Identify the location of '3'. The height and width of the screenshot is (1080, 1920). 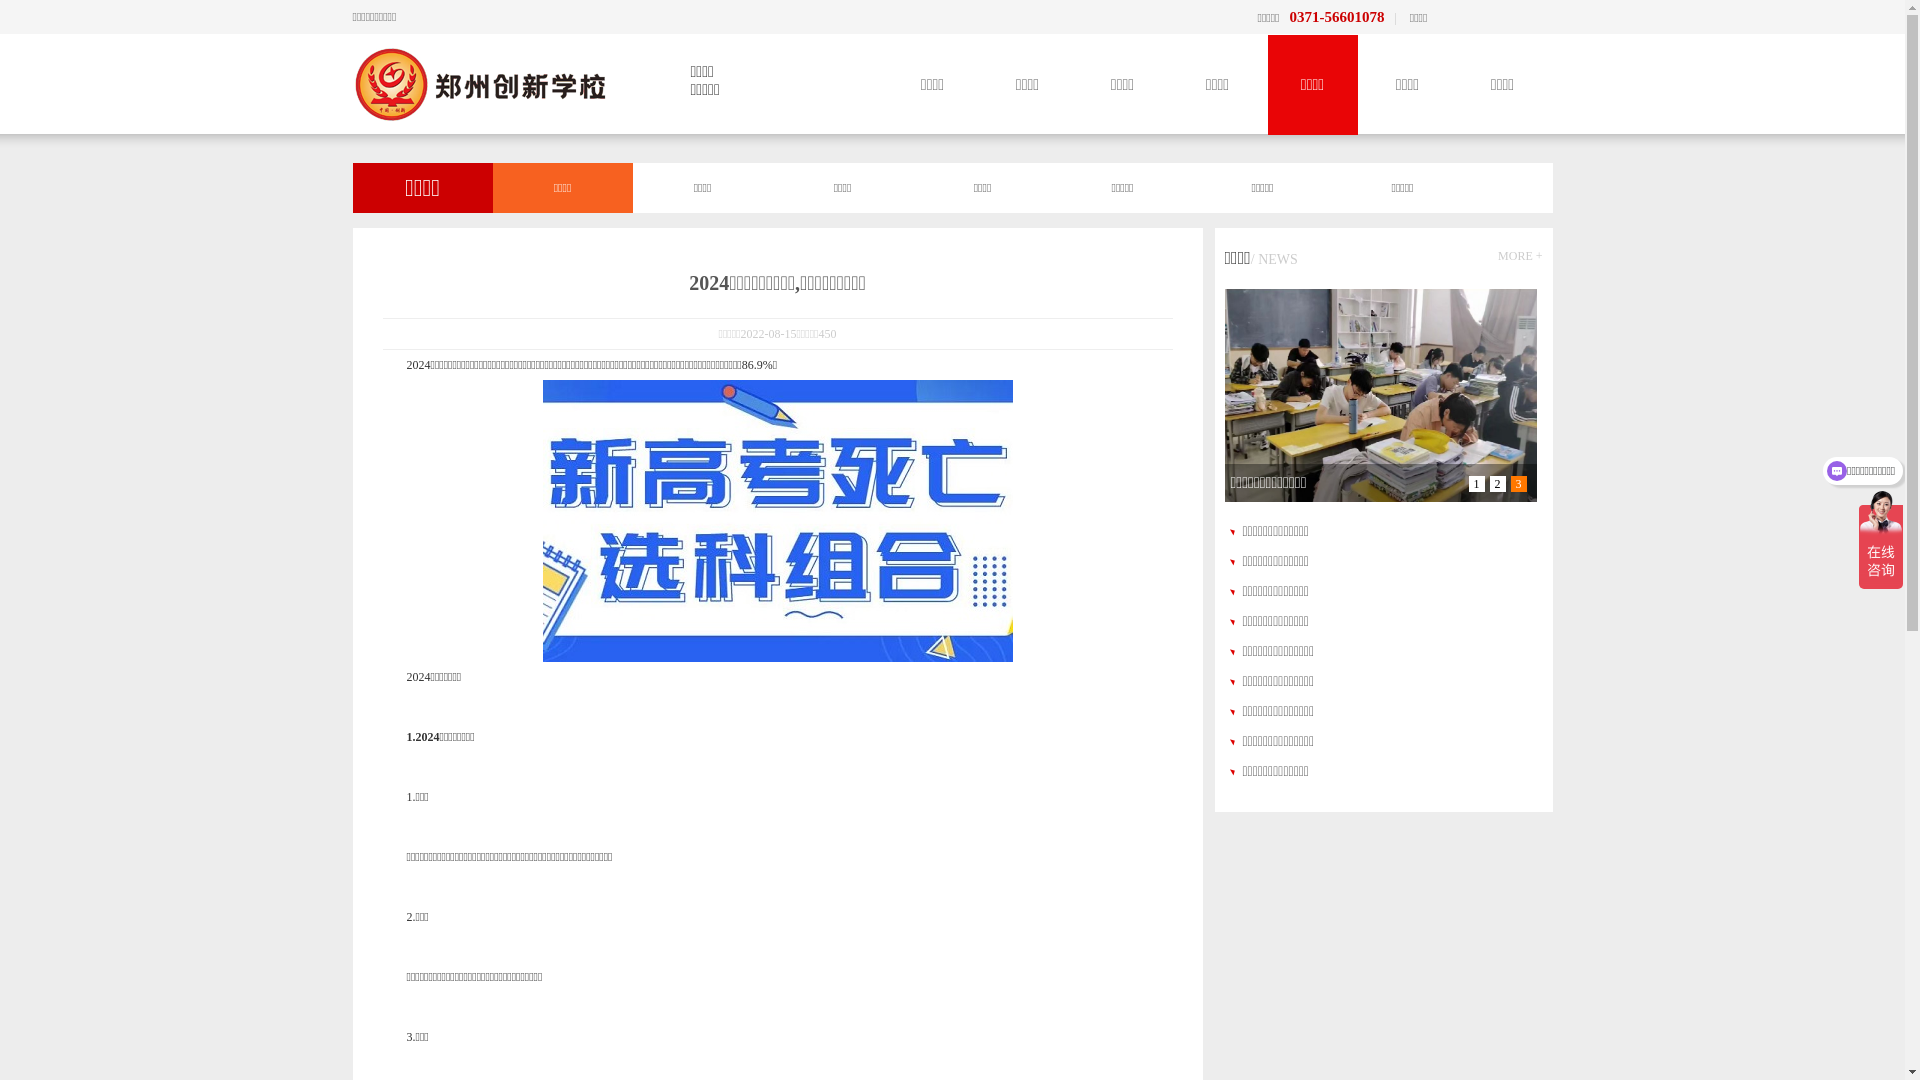
(1510, 483).